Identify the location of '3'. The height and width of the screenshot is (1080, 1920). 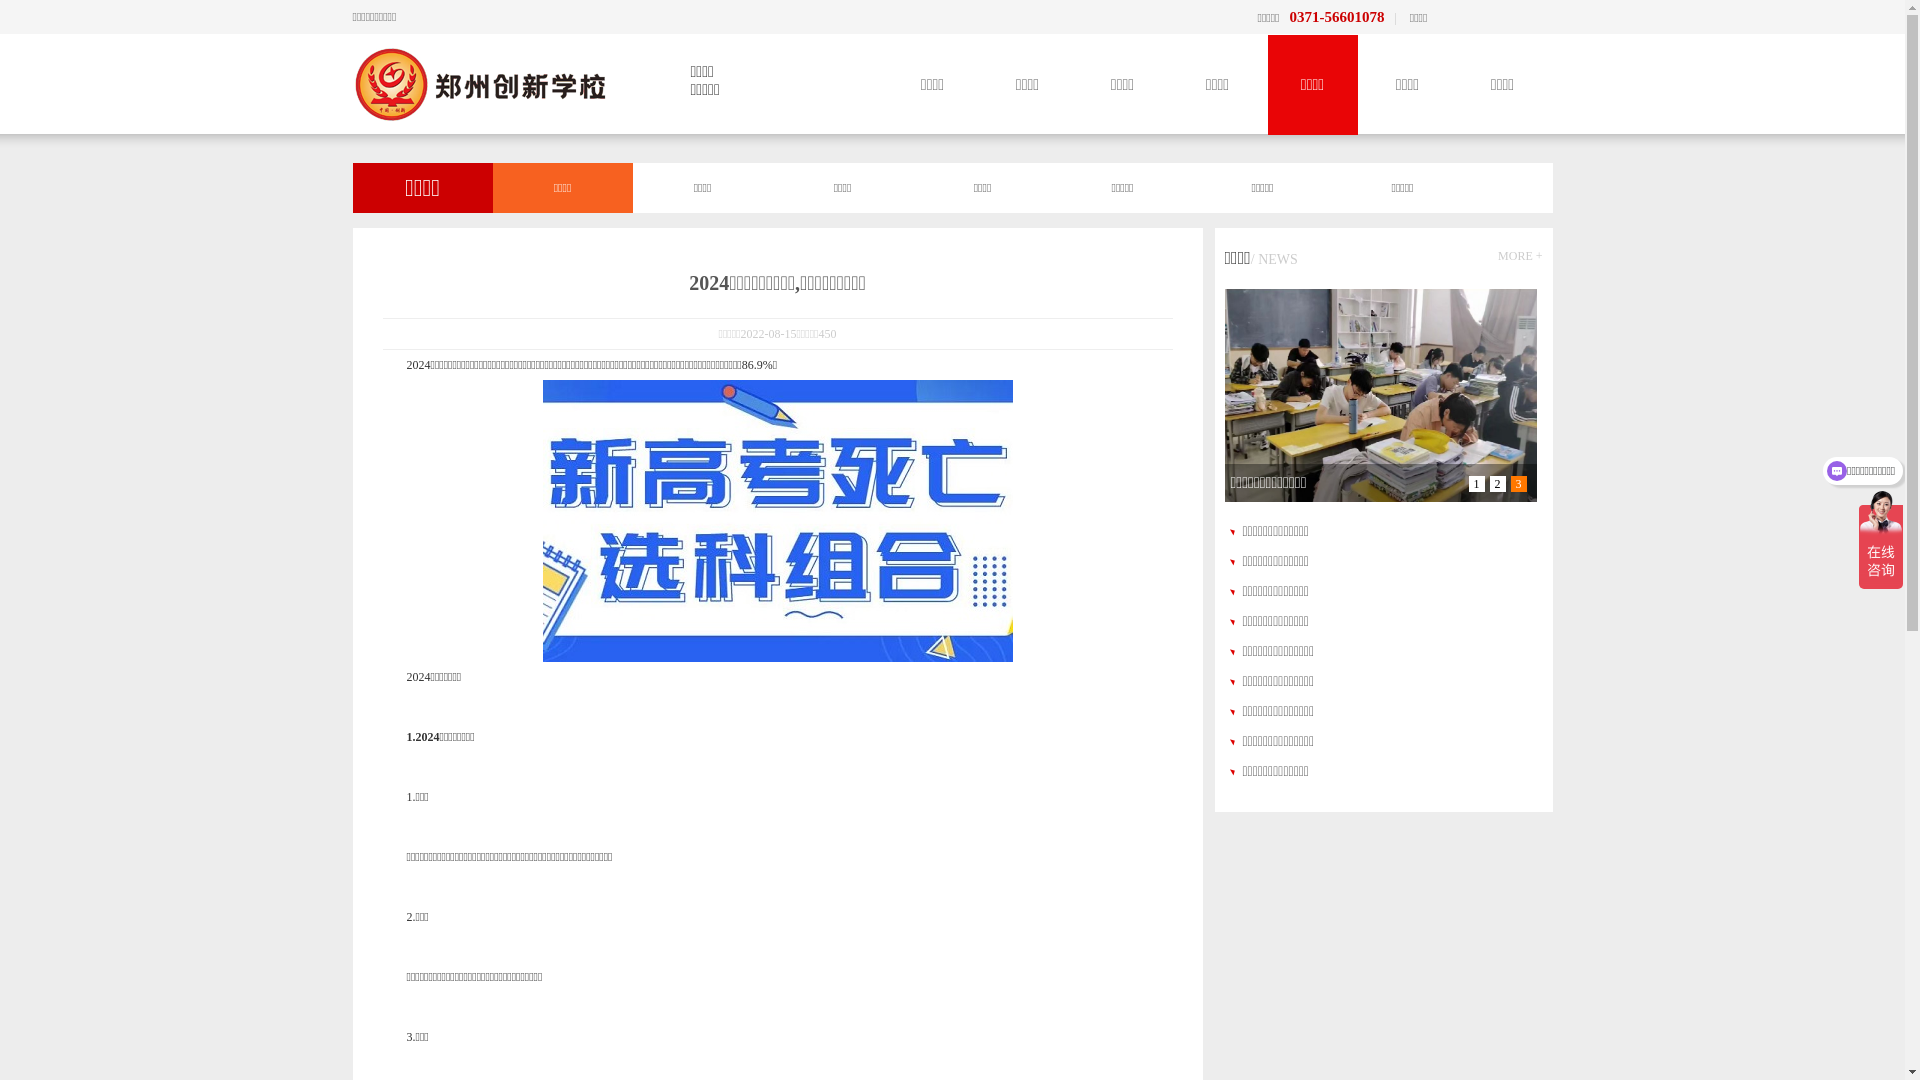
(1510, 483).